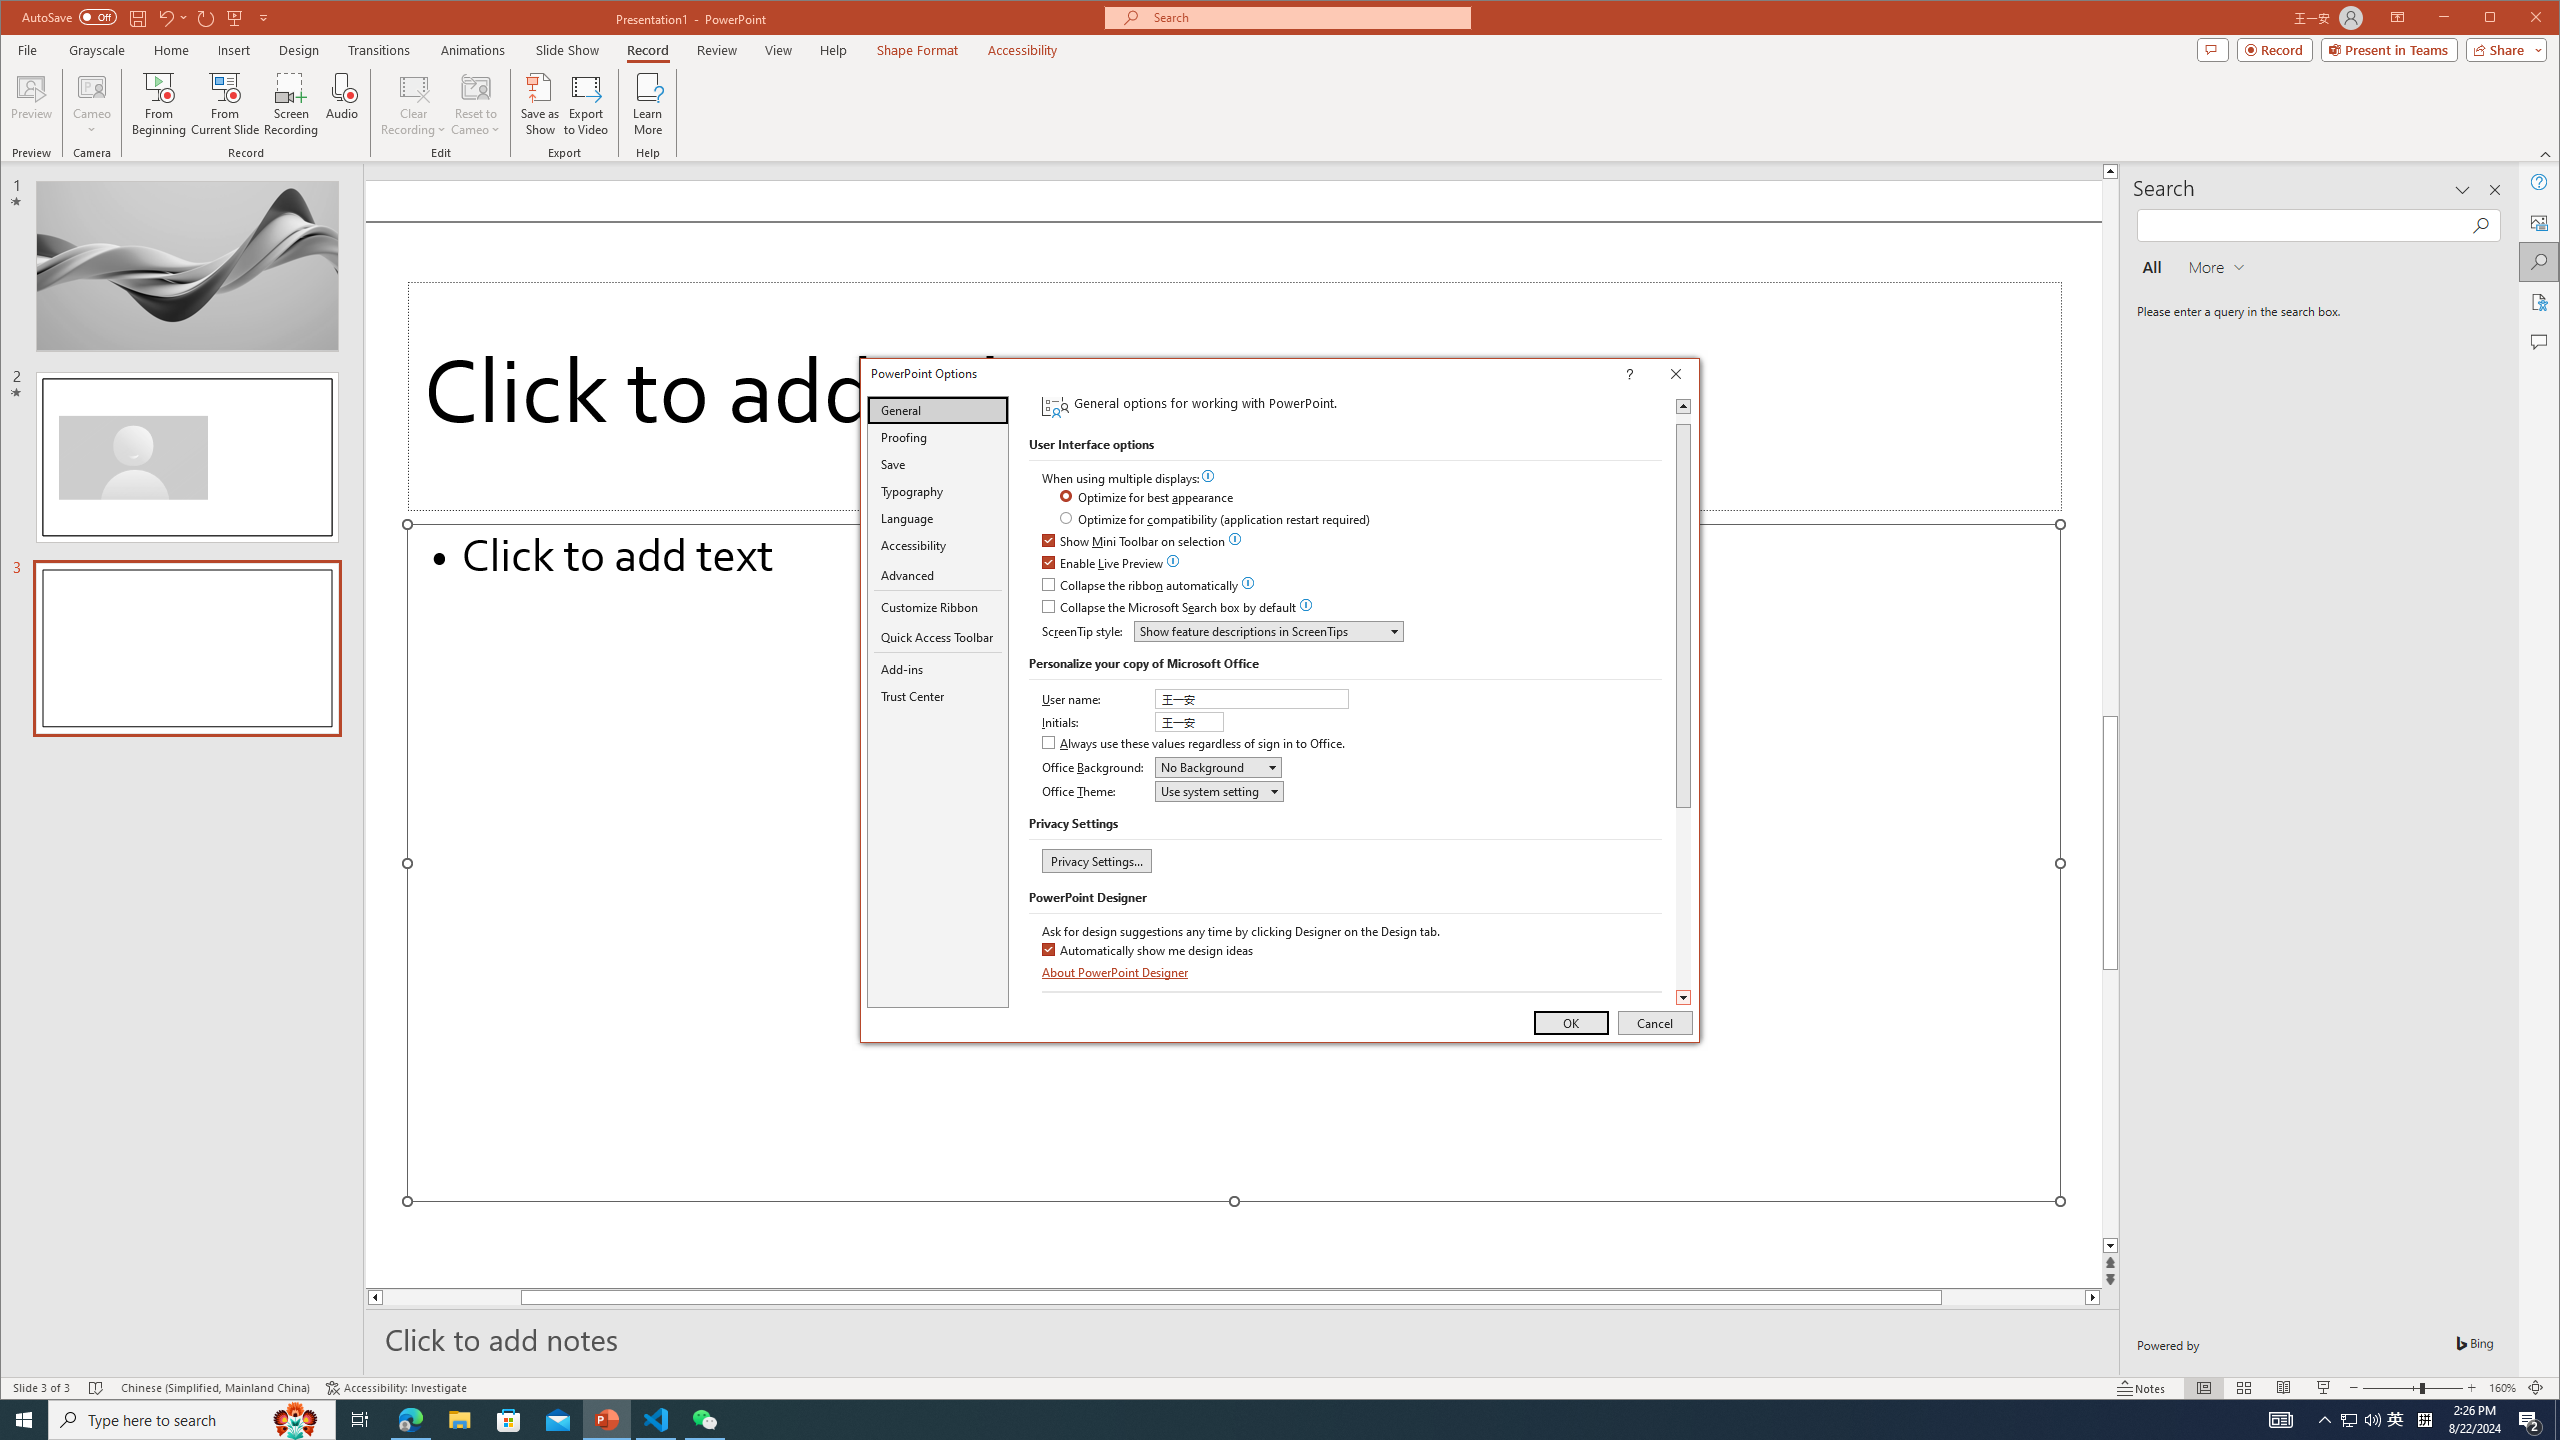 The width and height of the screenshot is (2560, 1440). I want to click on 'Trust Center', so click(937, 696).